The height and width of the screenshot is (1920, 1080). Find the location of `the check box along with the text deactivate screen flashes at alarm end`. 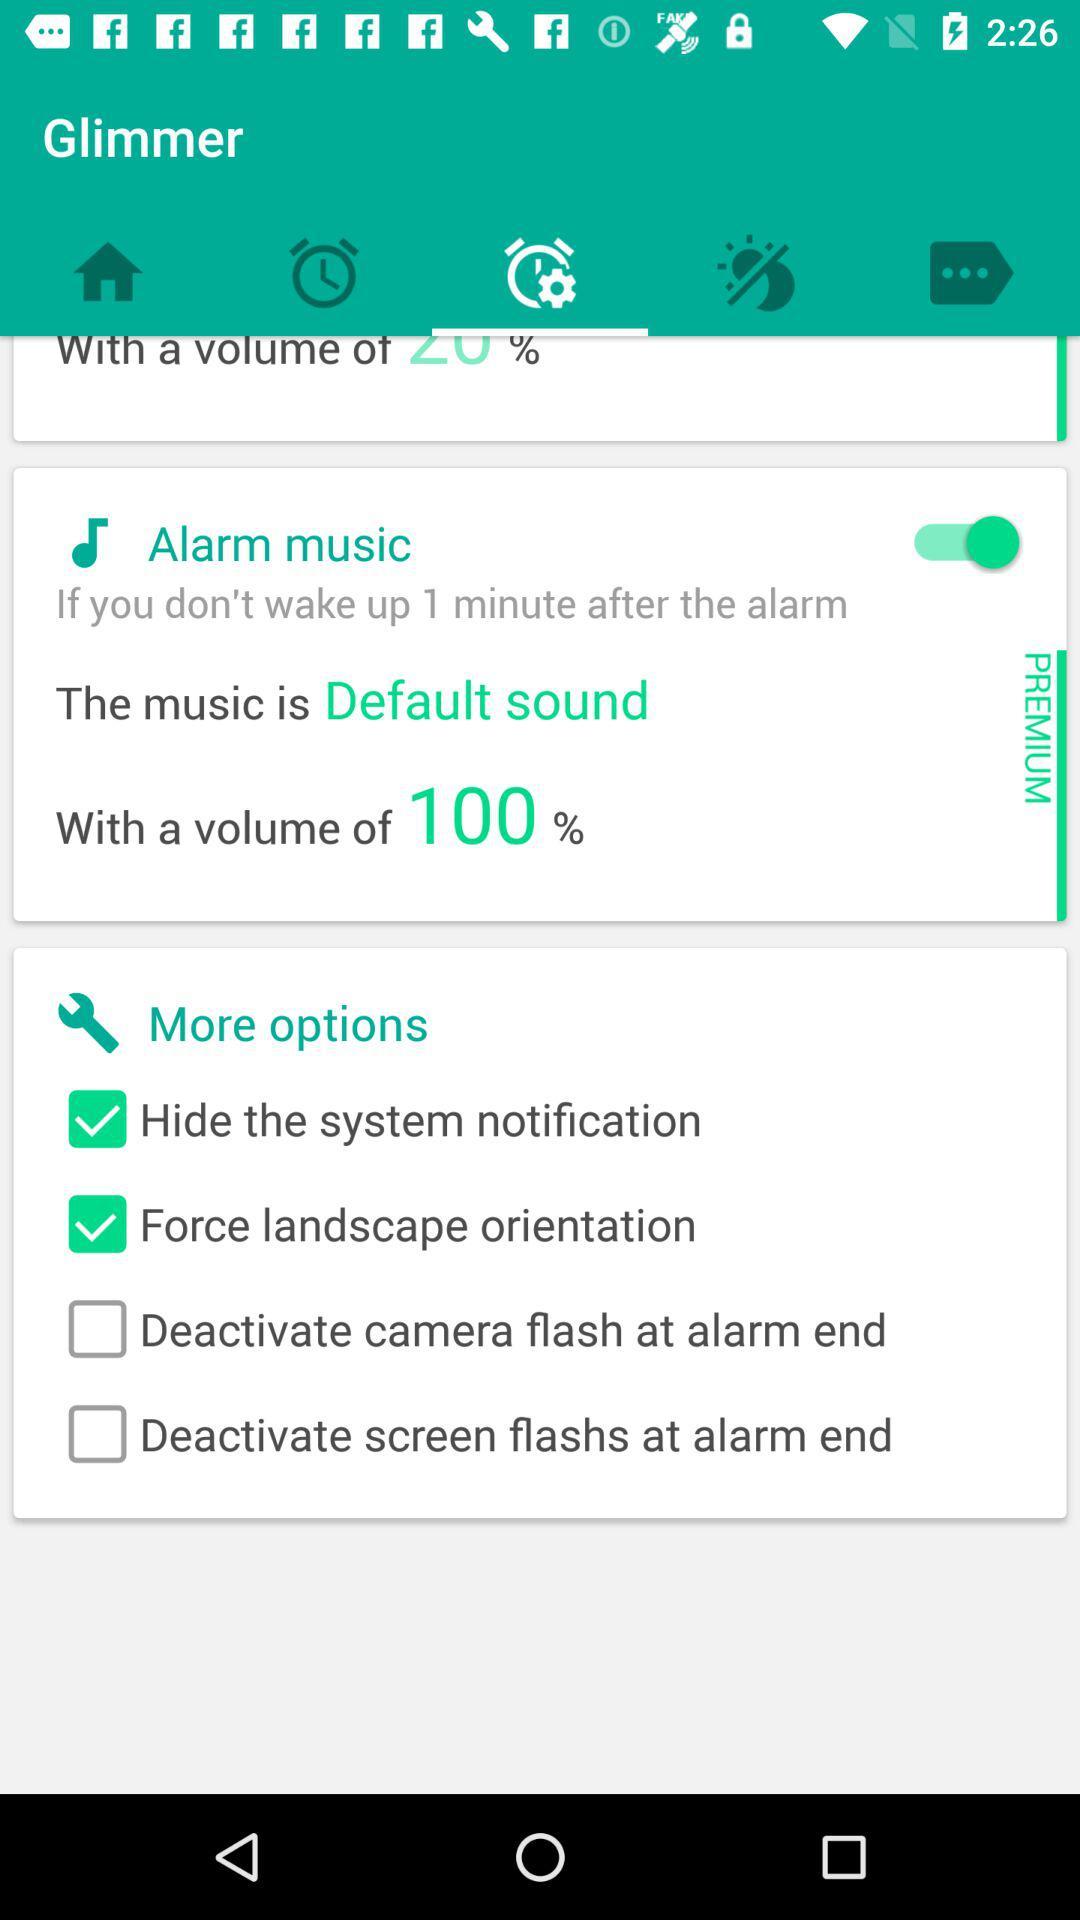

the check box along with the text deactivate screen flashes at alarm end is located at coordinates (540, 1433).